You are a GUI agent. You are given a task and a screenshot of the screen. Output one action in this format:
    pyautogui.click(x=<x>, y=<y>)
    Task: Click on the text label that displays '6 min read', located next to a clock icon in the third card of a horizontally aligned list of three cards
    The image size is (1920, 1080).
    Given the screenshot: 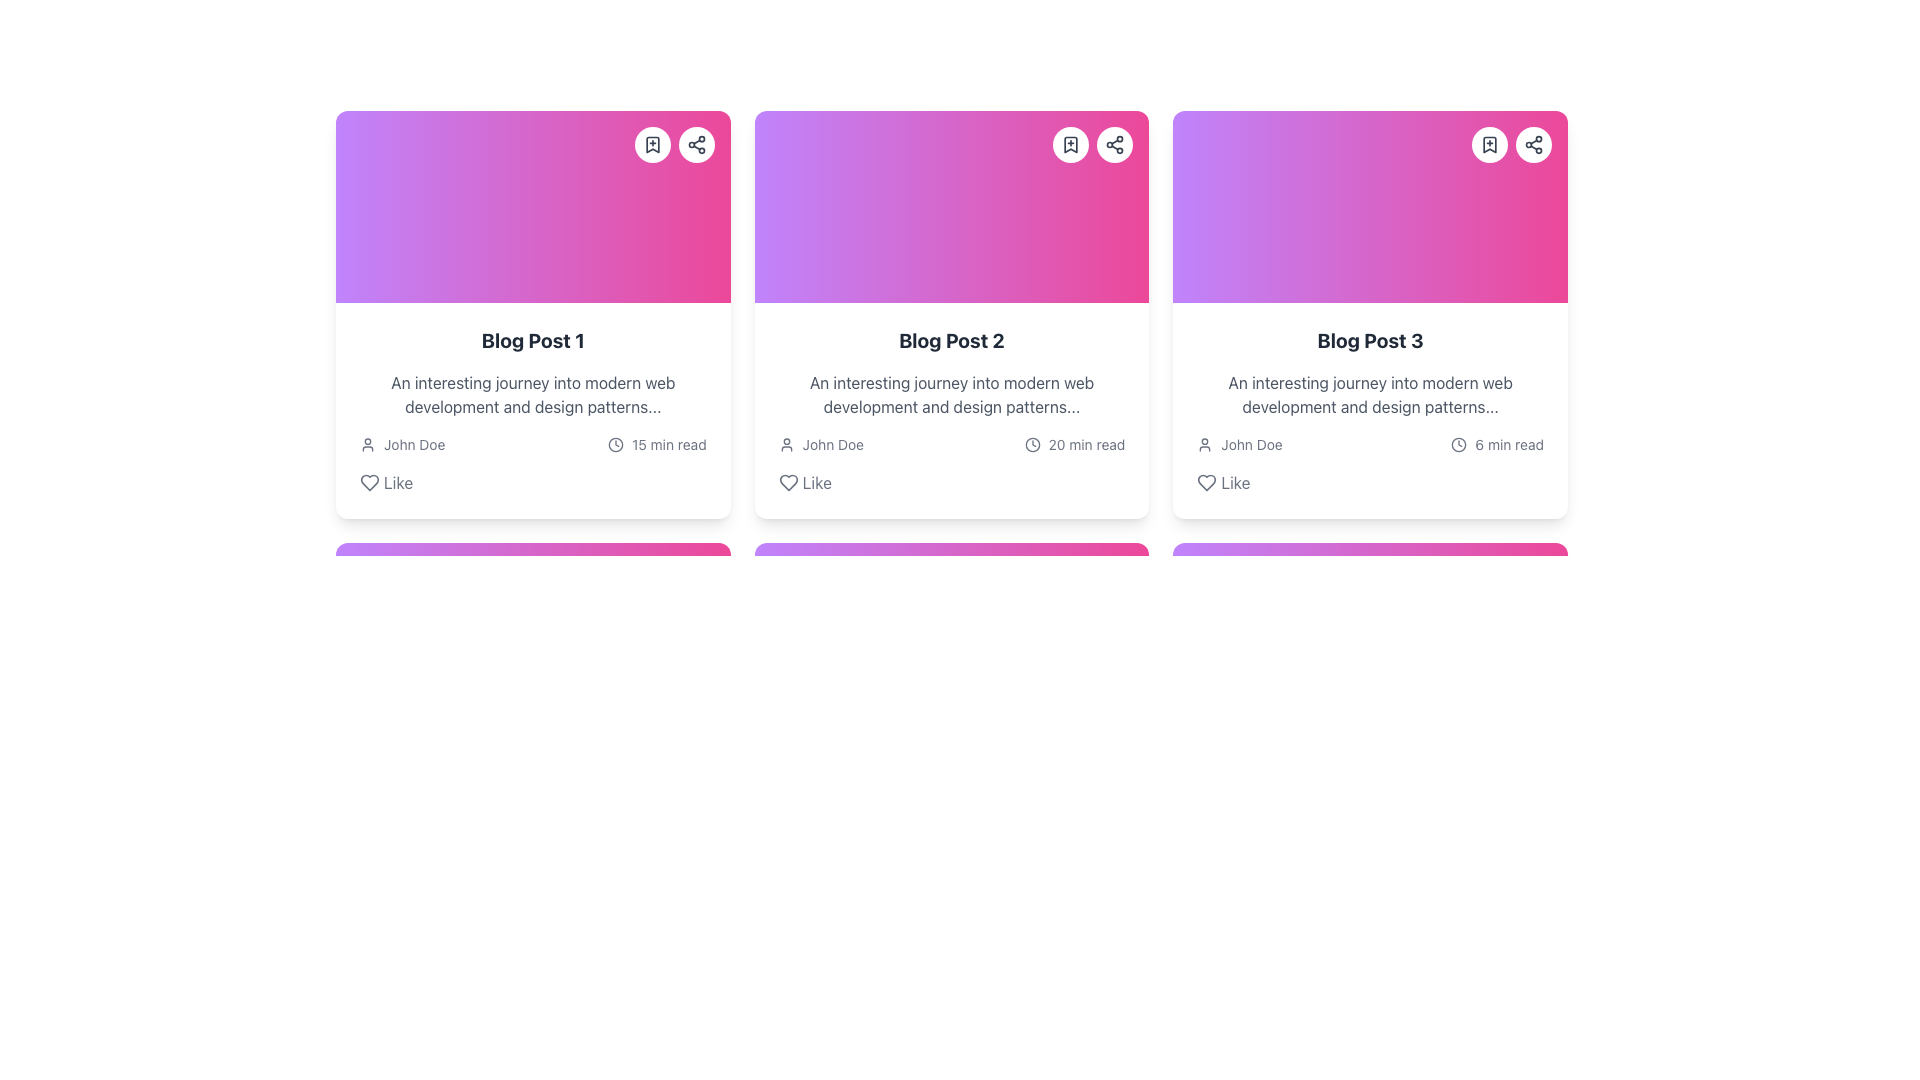 What is the action you would take?
    pyautogui.click(x=1509, y=443)
    